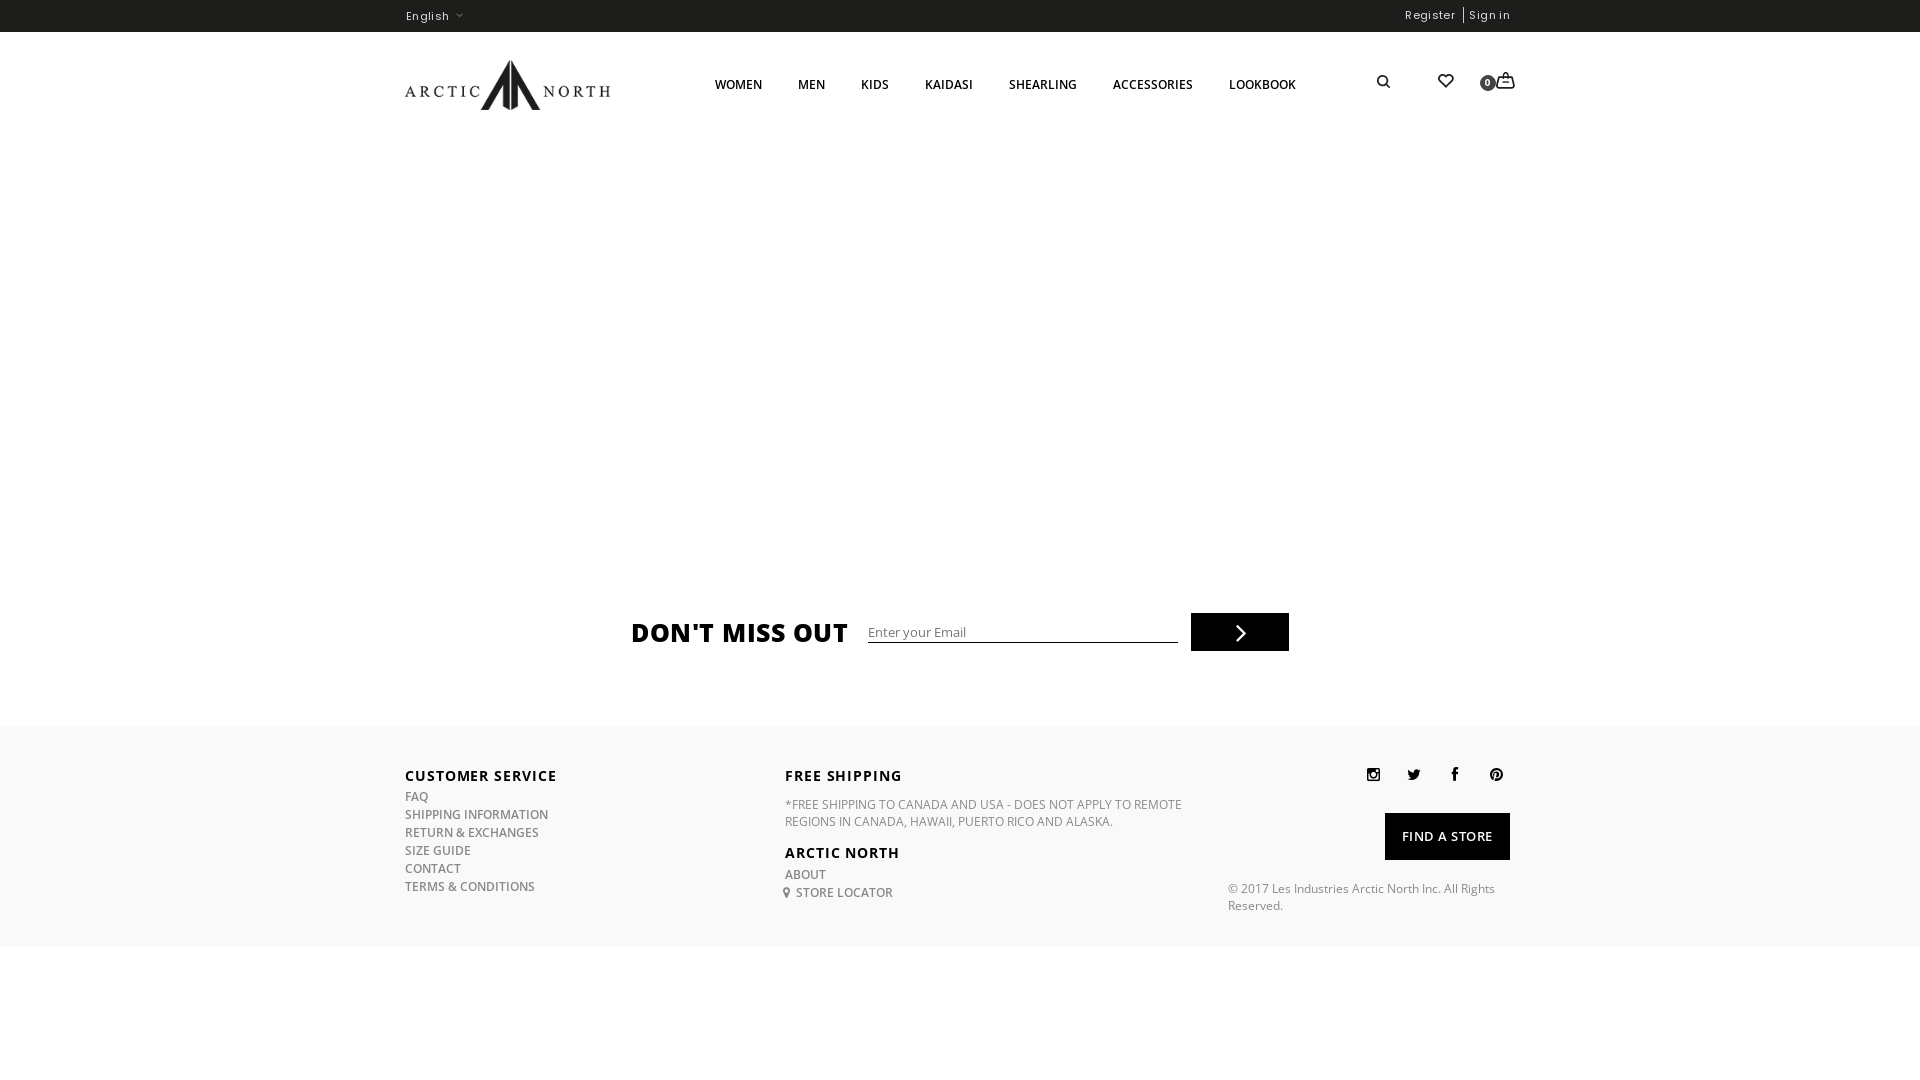 The width and height of the screenshot is (1920, 1080). I want to click on 'Sign up for our newsletter', so click(1022, 632).